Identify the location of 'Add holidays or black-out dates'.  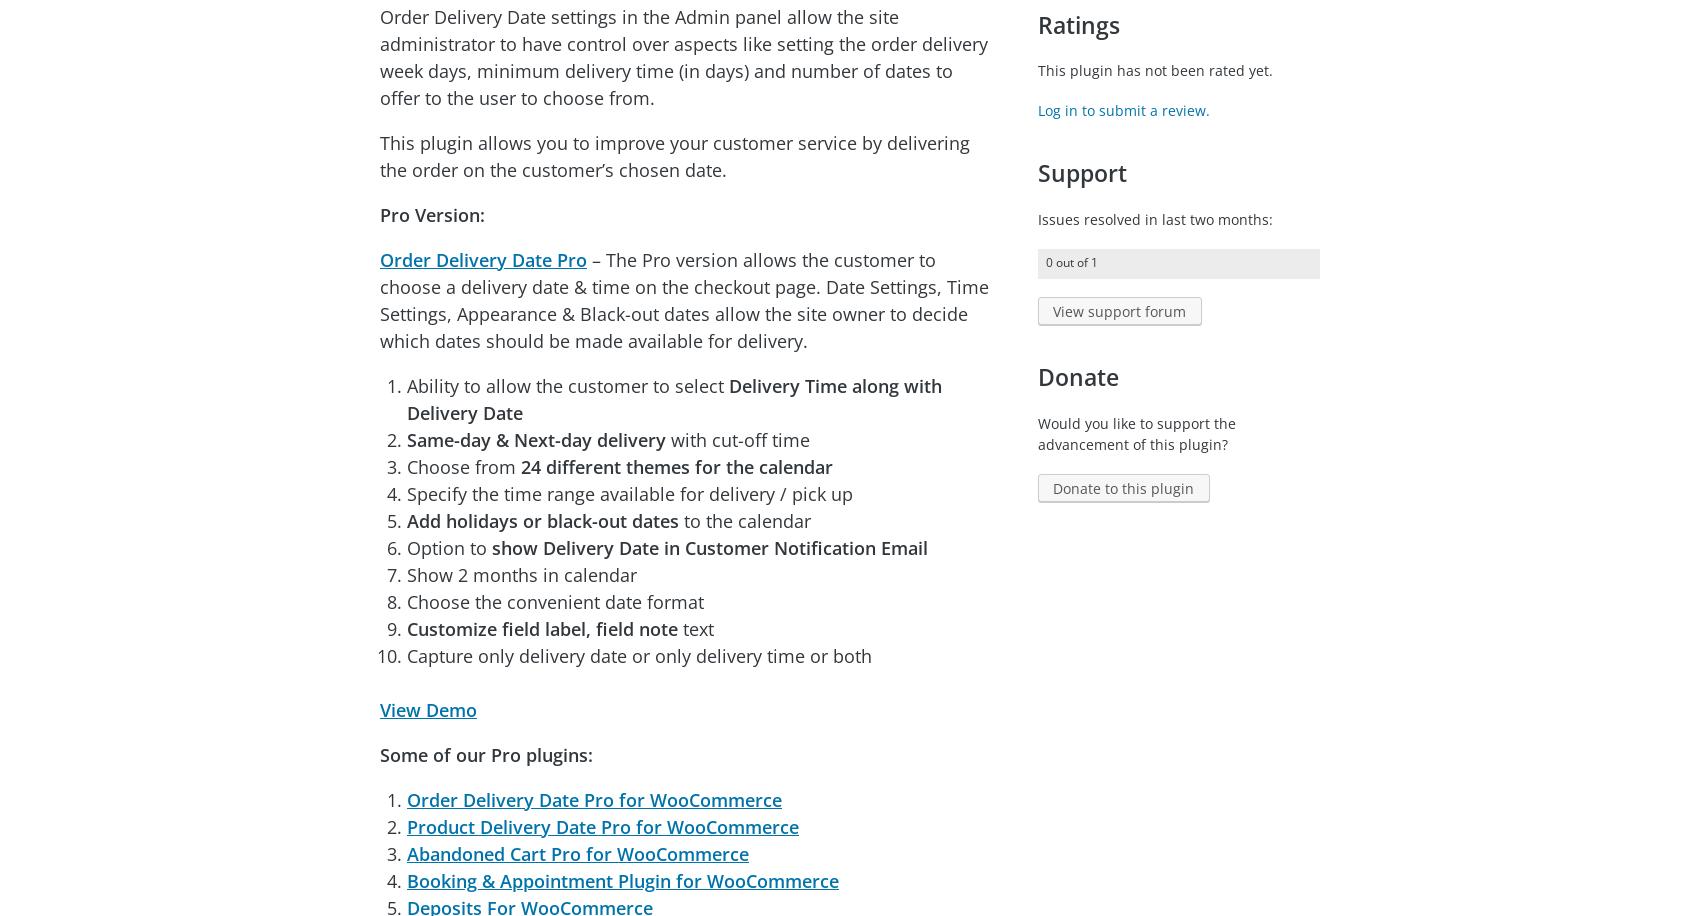
(405, 519).